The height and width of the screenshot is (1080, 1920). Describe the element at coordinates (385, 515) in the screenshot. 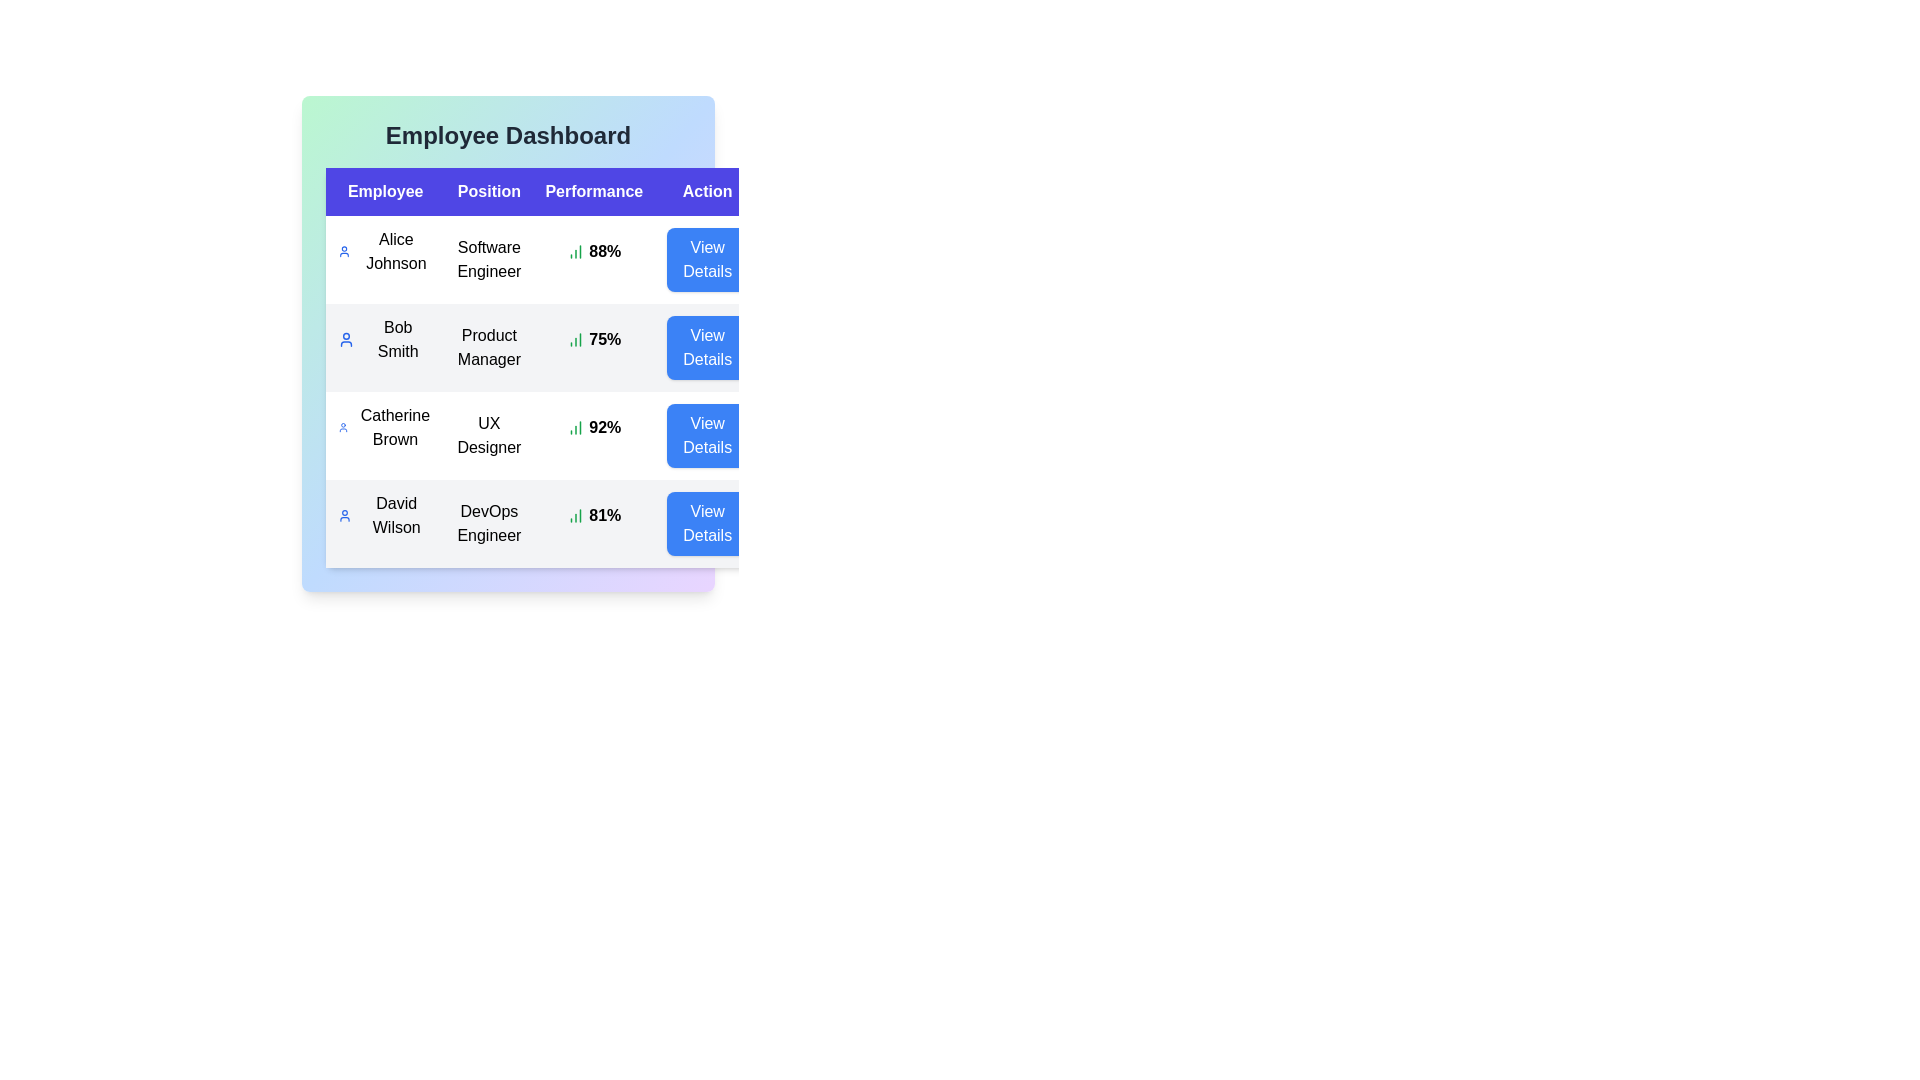

I see `the David Wilson row to observe potential tooltips or visual feedback` at that location.